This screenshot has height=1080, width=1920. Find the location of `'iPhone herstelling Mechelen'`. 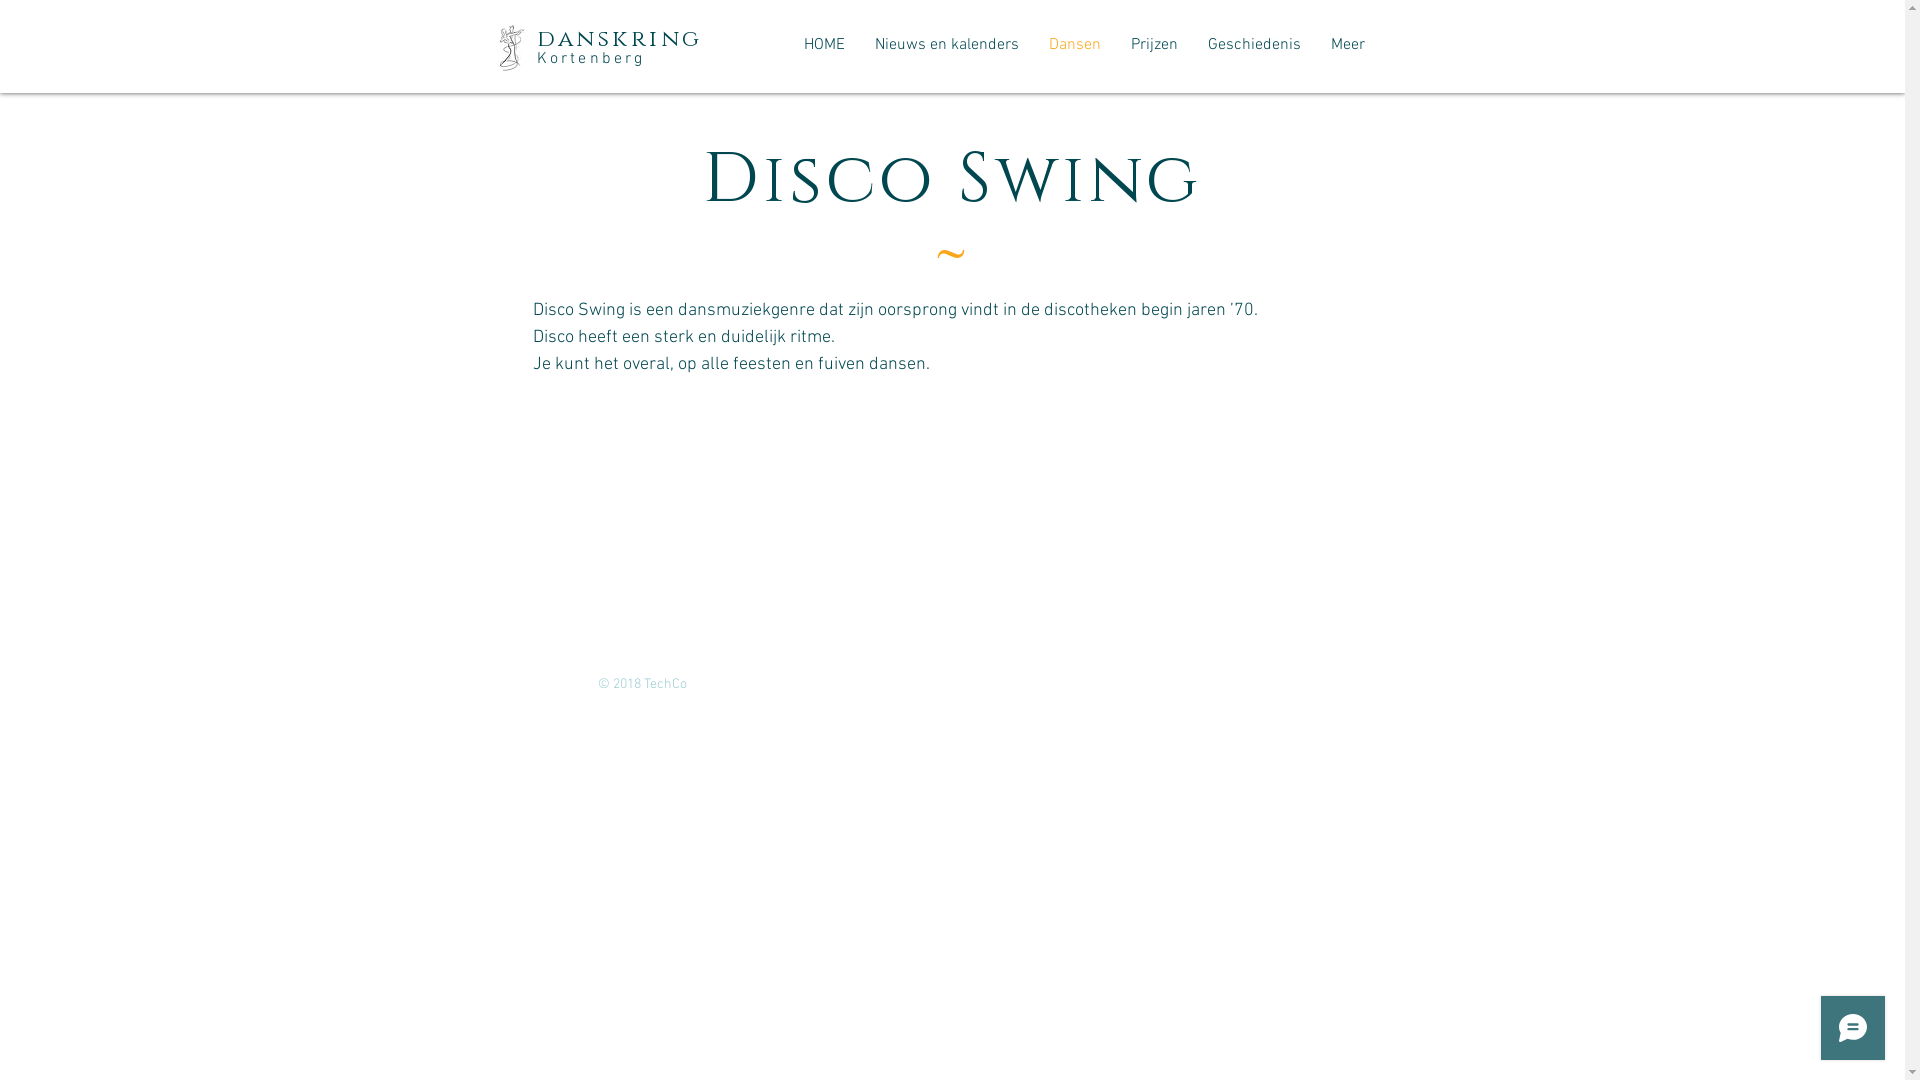

'iPhone herstelling Mechelen' is located at coordinates (1217, 683).